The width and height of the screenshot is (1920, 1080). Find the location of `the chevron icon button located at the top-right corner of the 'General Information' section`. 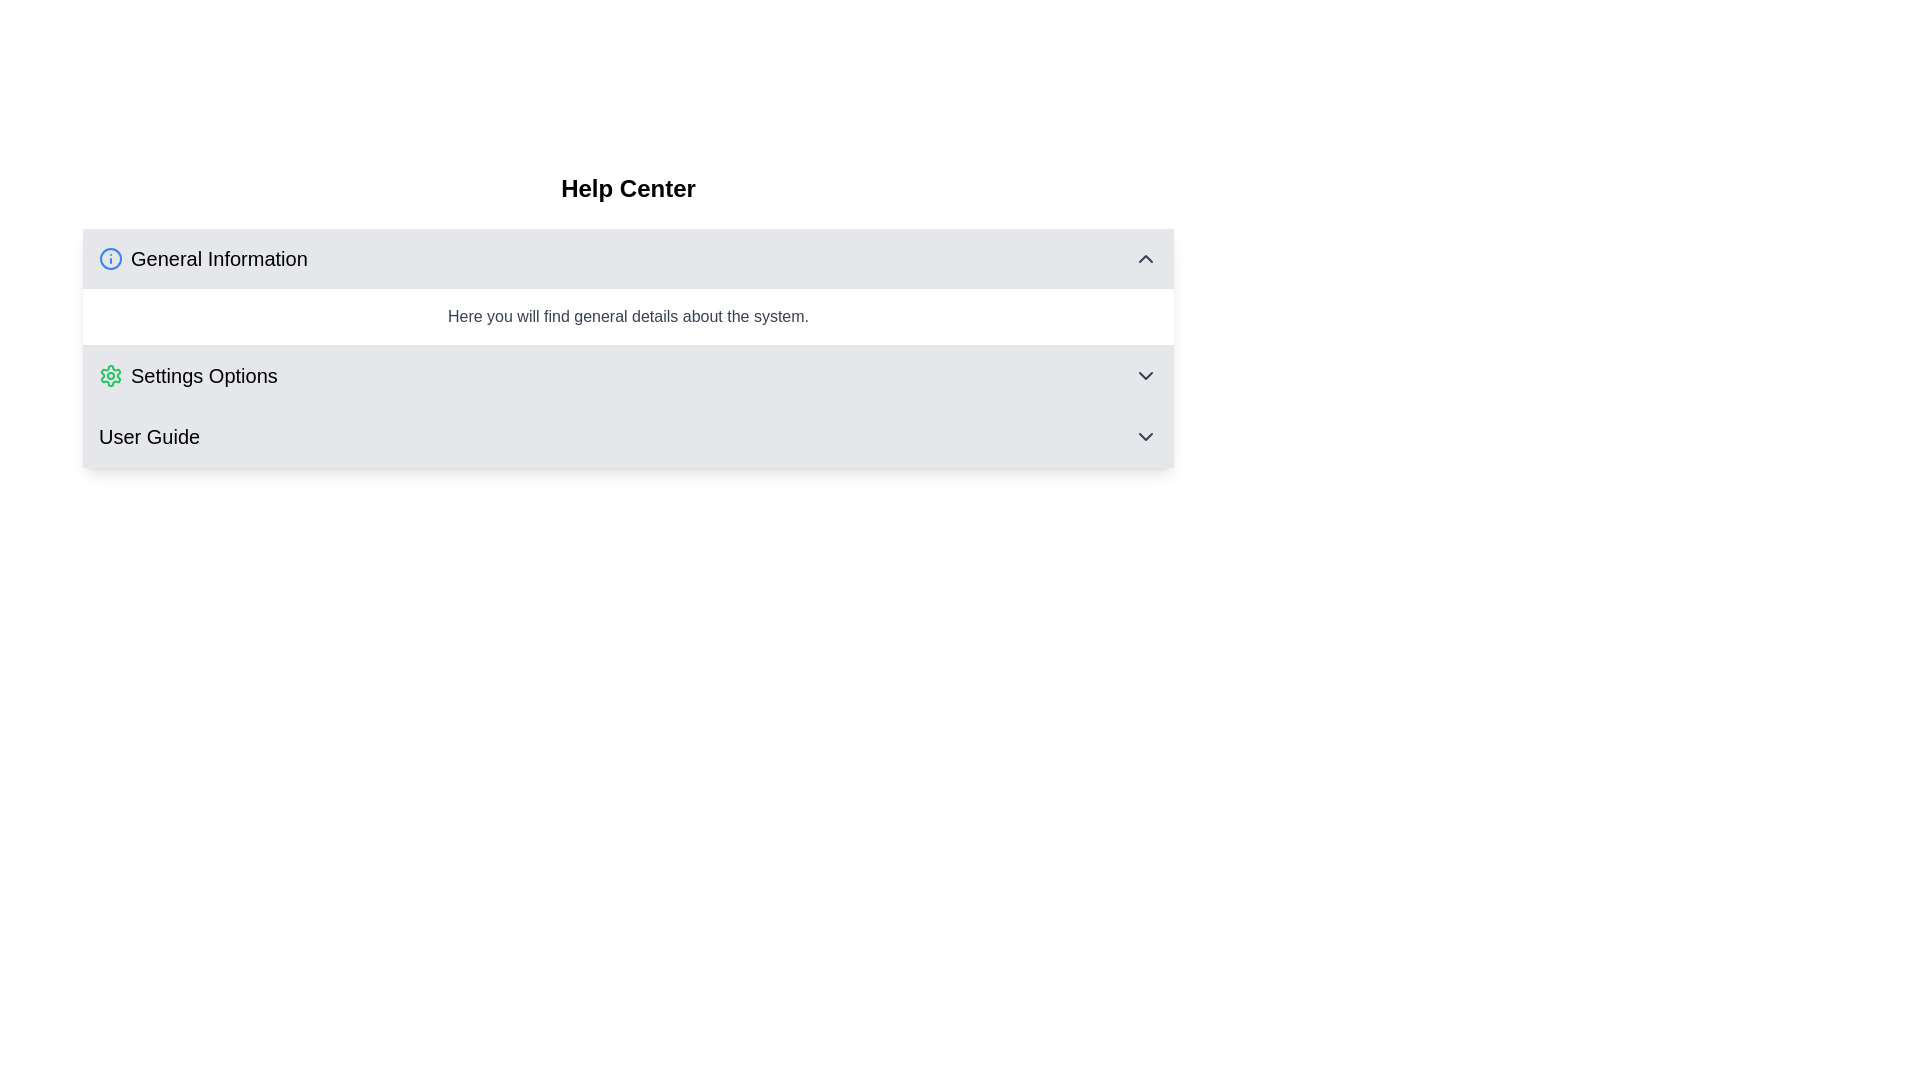

the chevron icon button located at the top-right corner of the 'General Information' section is located at coordinates (1146, 257).